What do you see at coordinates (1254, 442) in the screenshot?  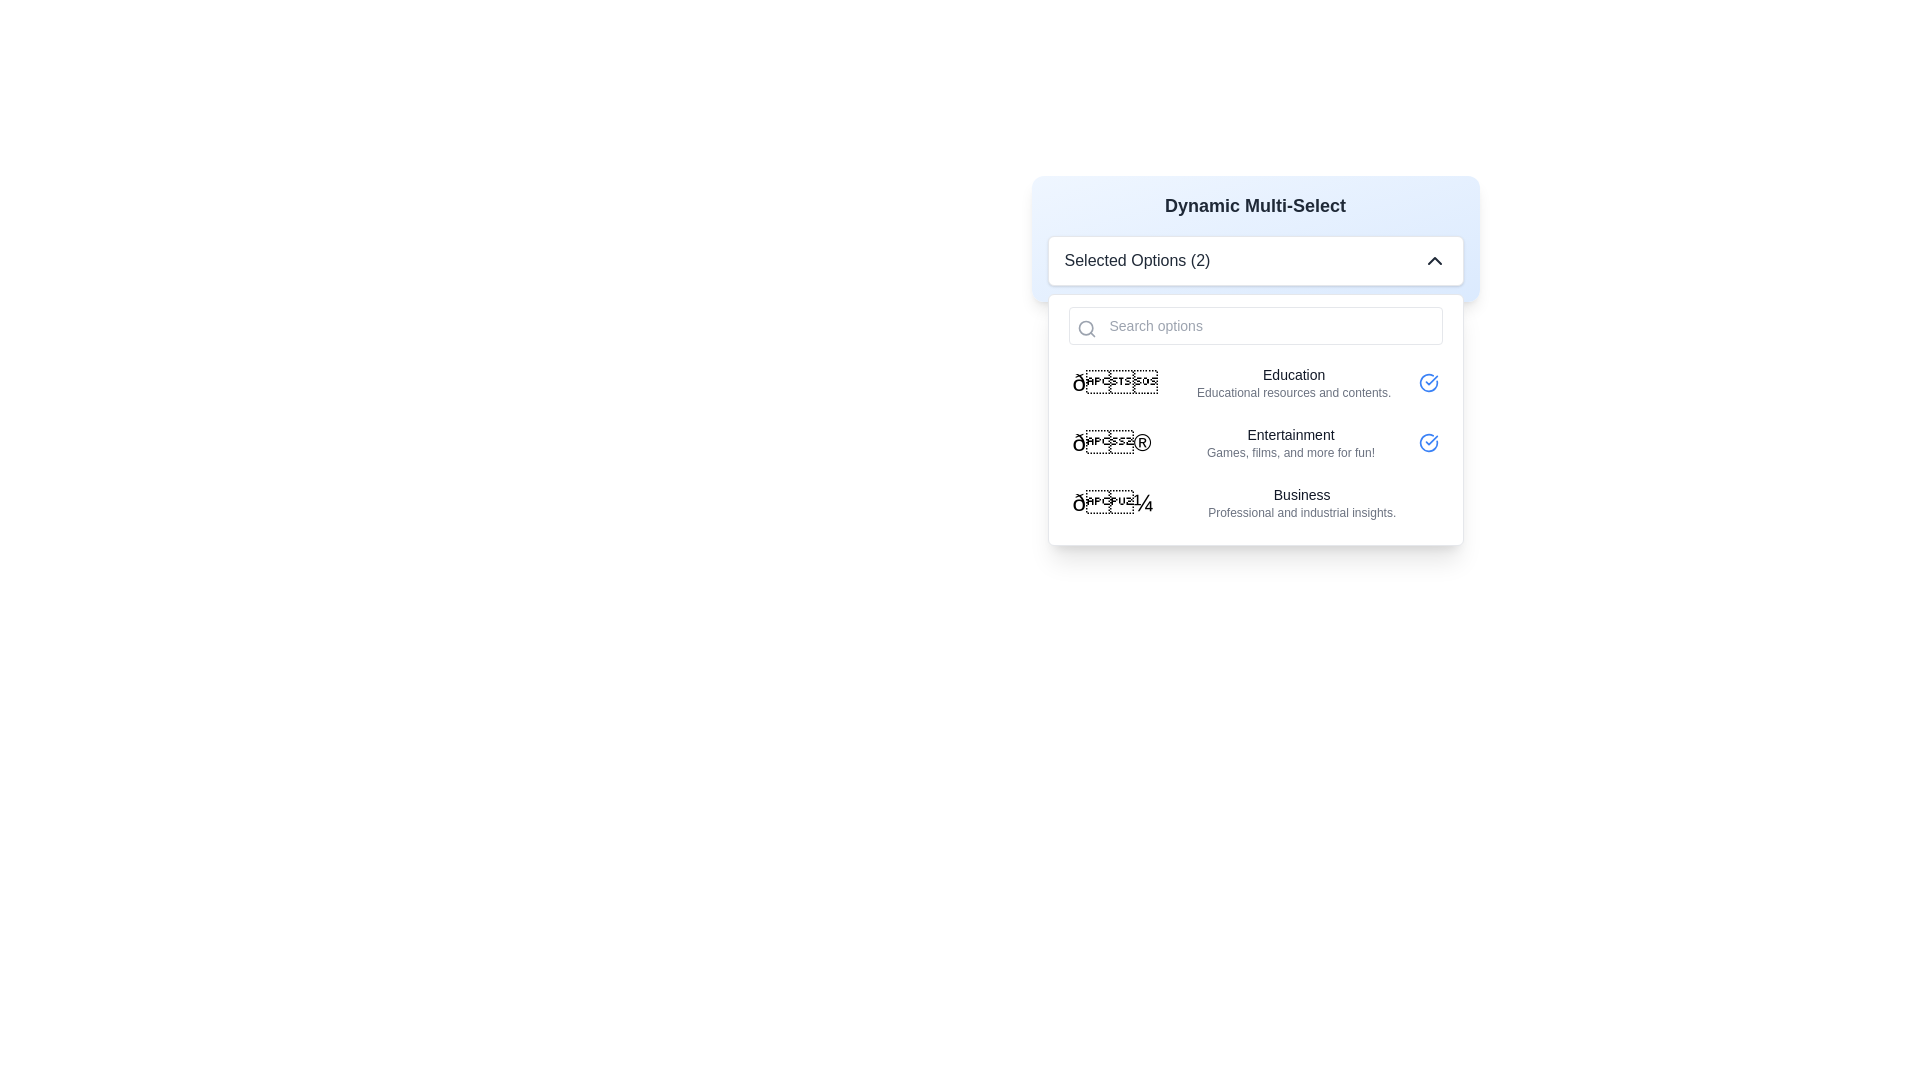 I see `the selectable item titled 'Entertainment' within the dropdown` at bounding box center [1254, 442].